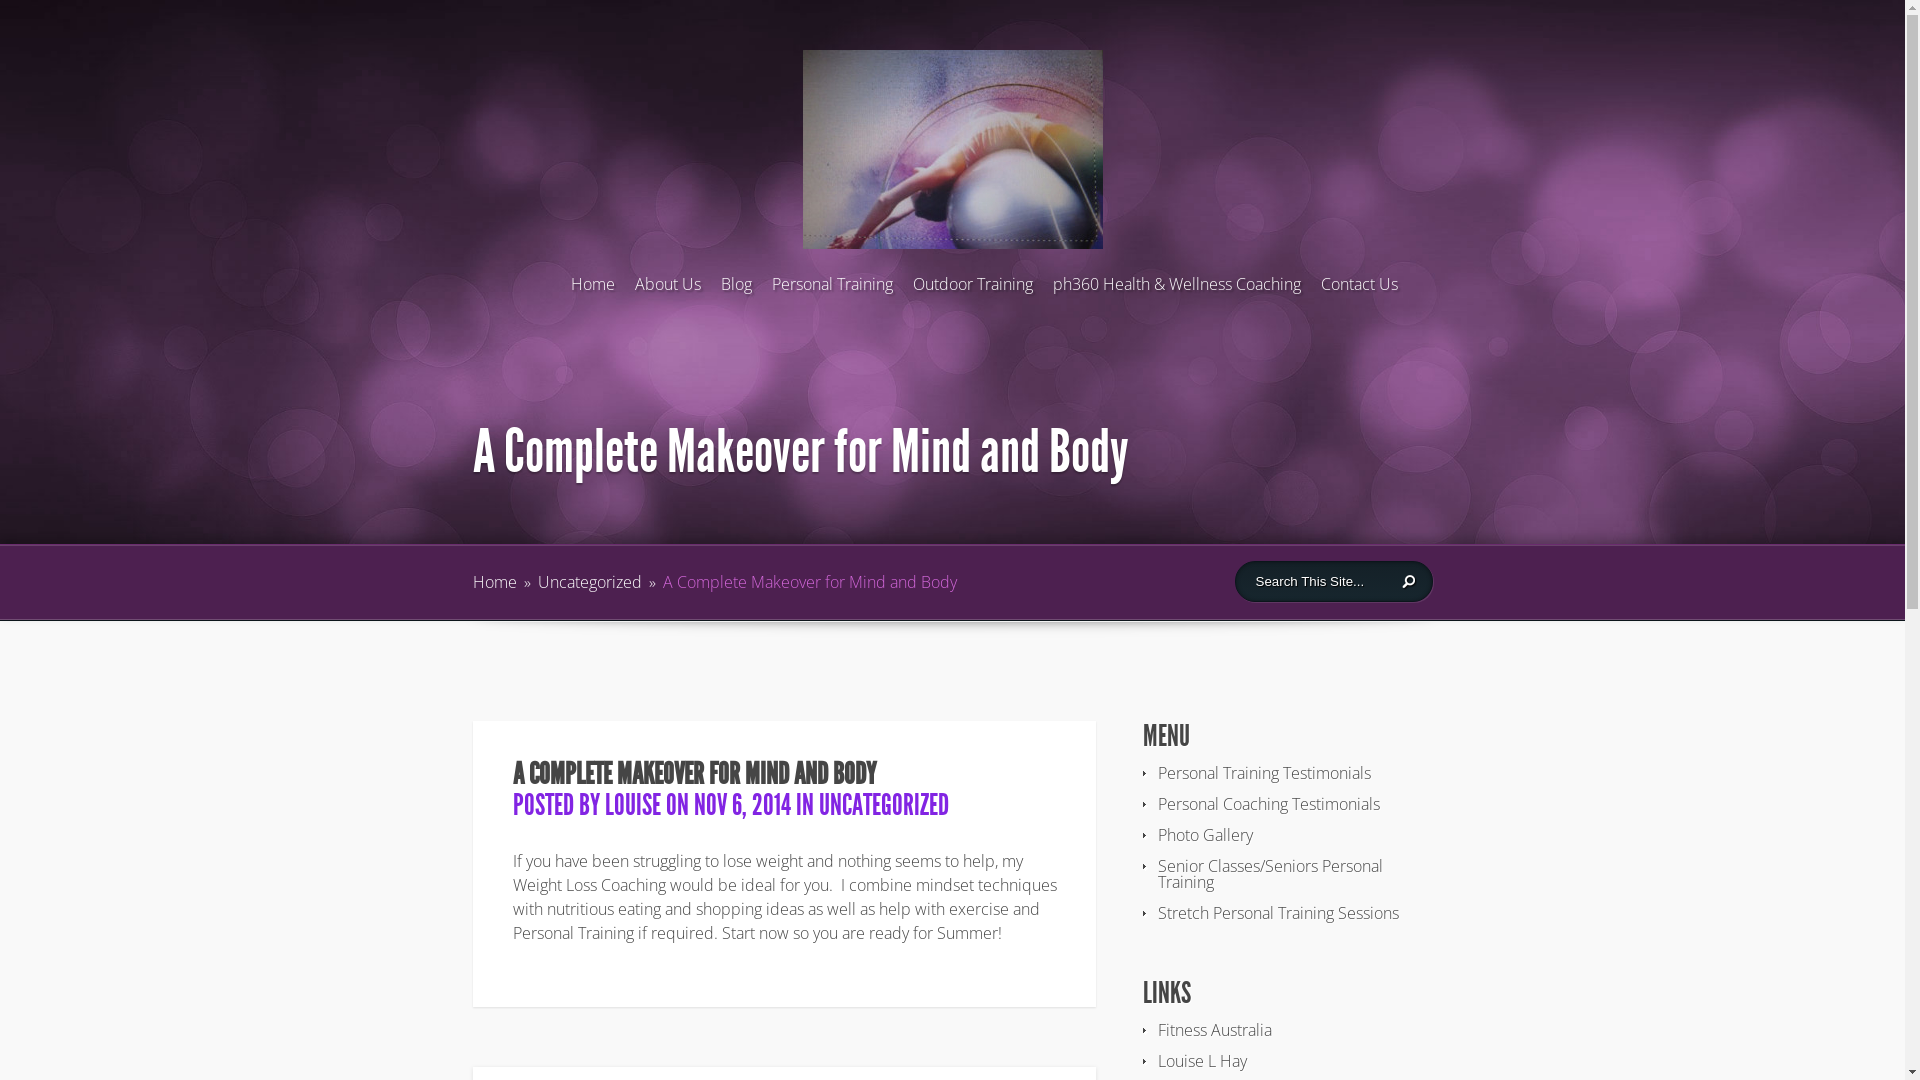 Image resolution: width=1920 pixels, height=1080 pixels. Describe the element at coordinates (1267, 802) in the screenshot. I see `'Personal Coaching Testimonials'` at that location.